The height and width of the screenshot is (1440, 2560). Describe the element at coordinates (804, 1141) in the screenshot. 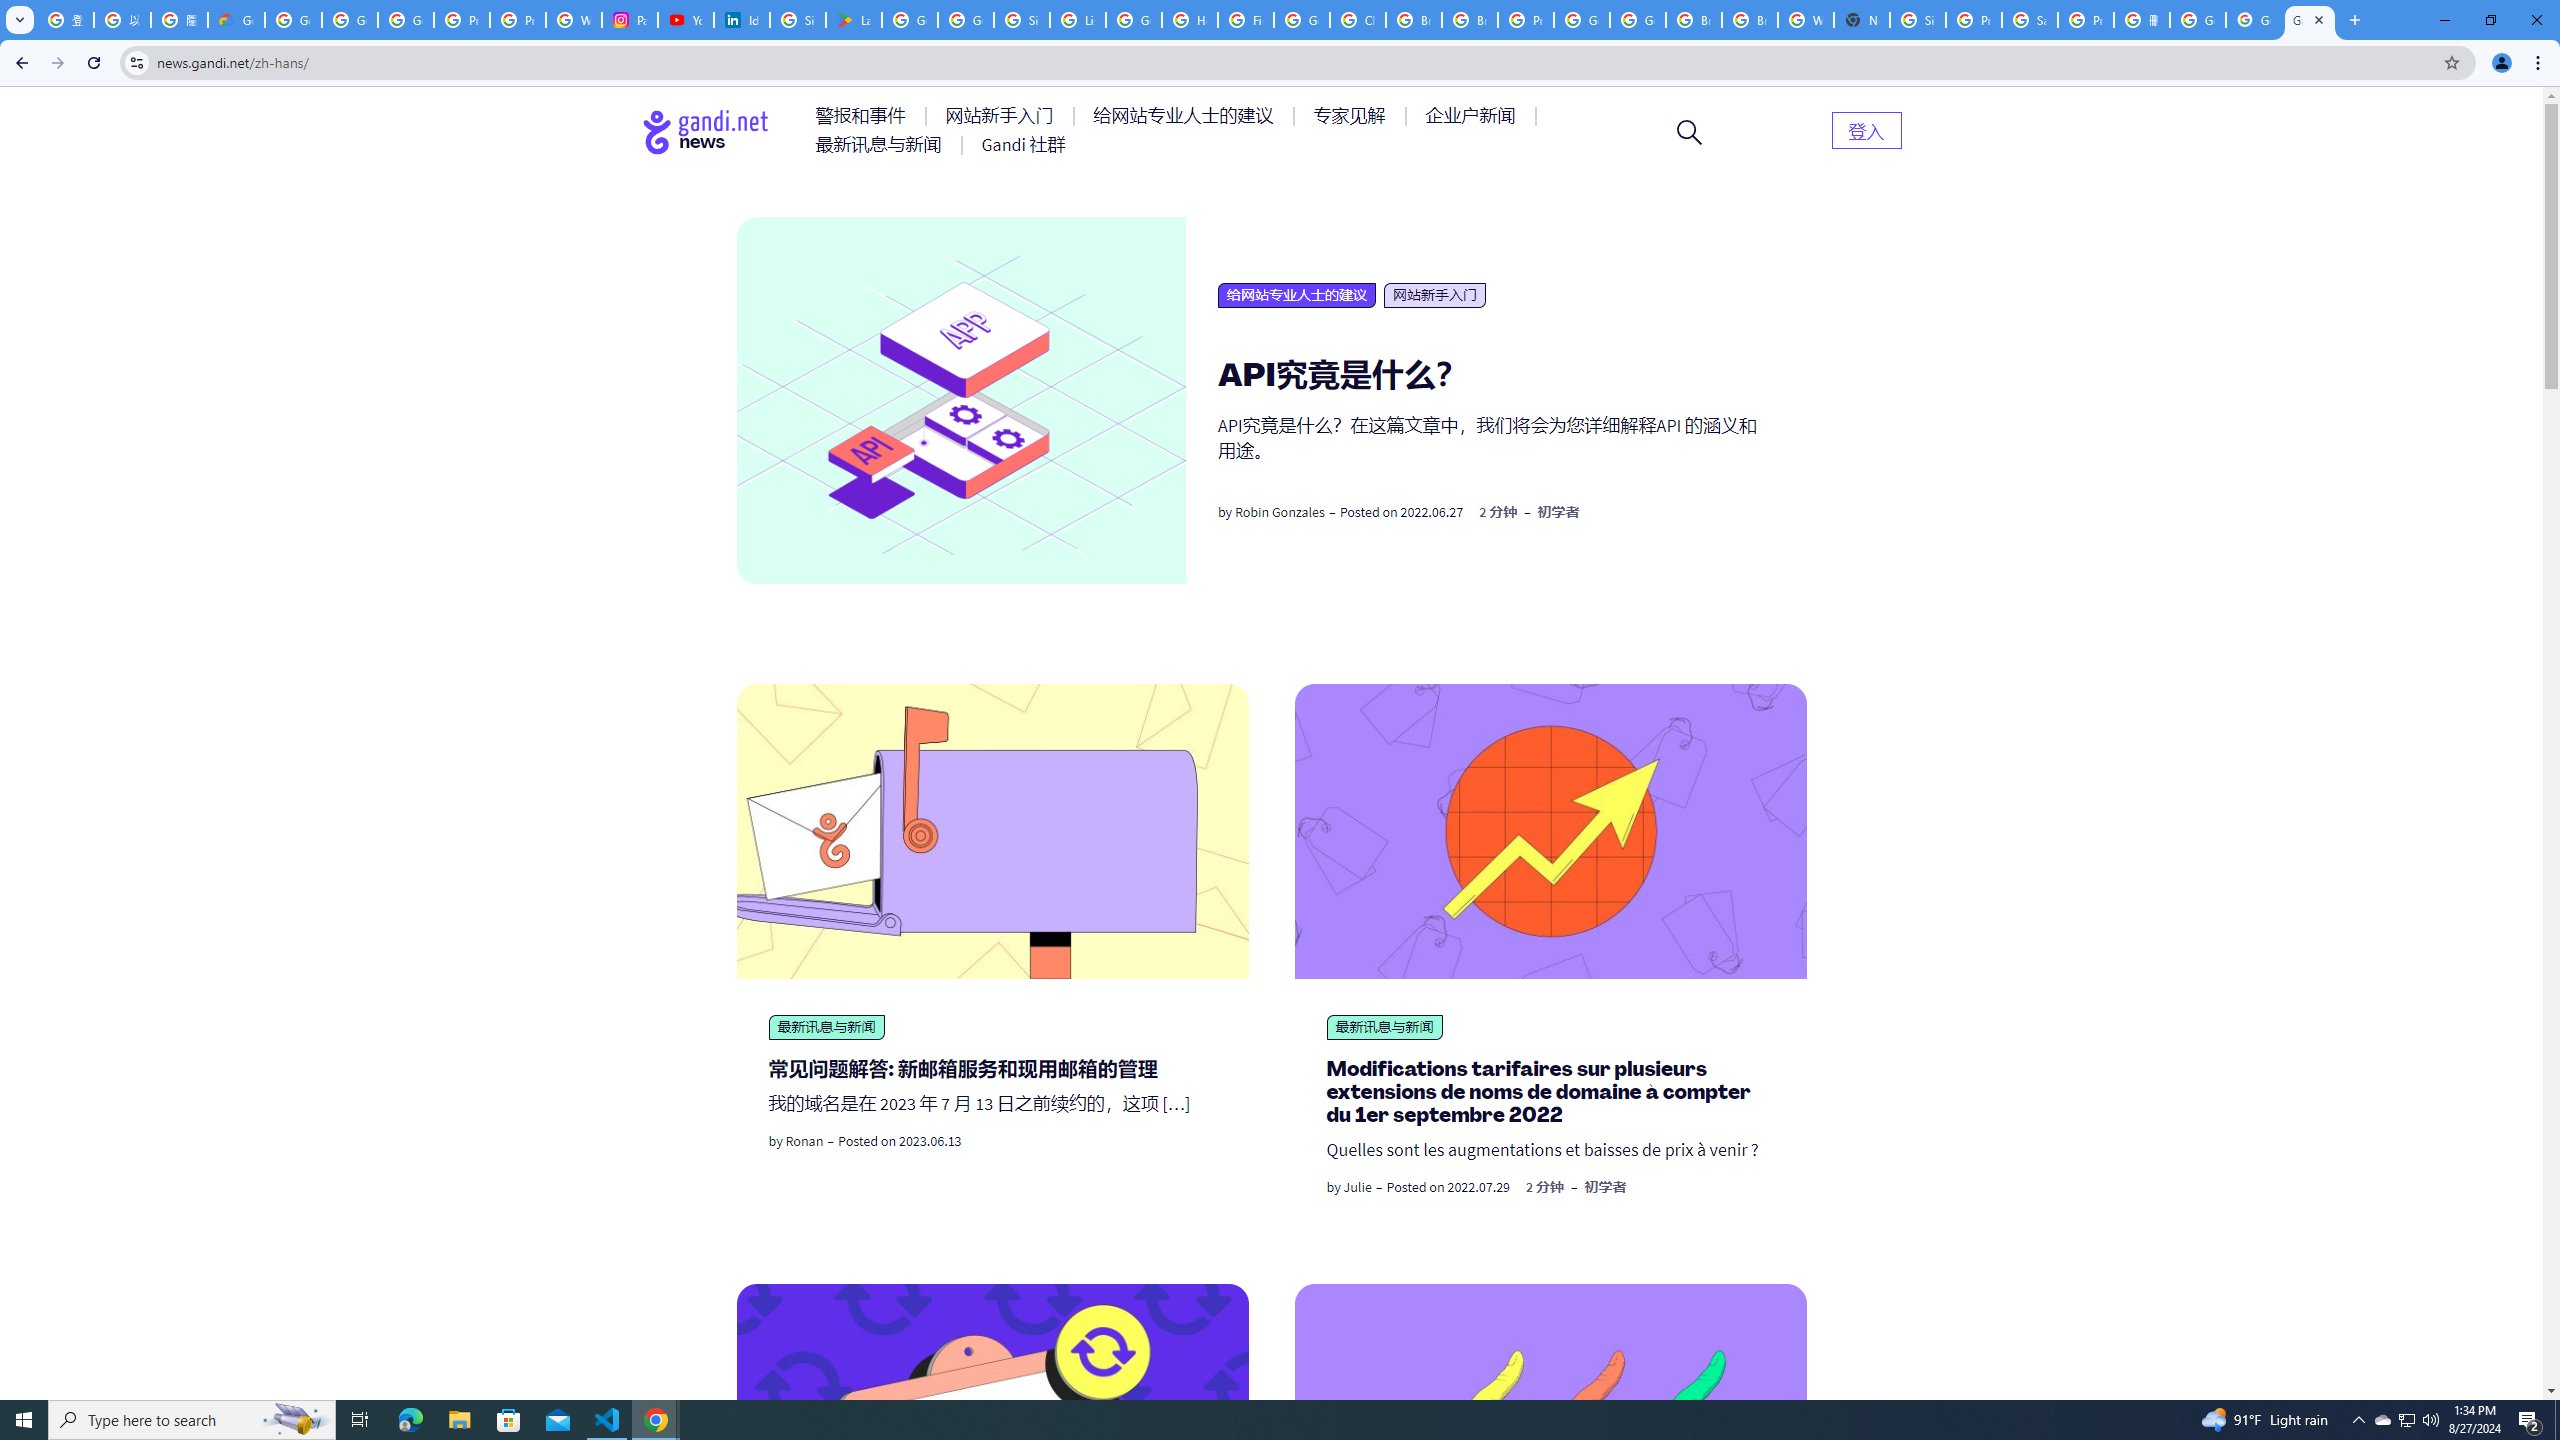

I see `'Ronan'` at that location.